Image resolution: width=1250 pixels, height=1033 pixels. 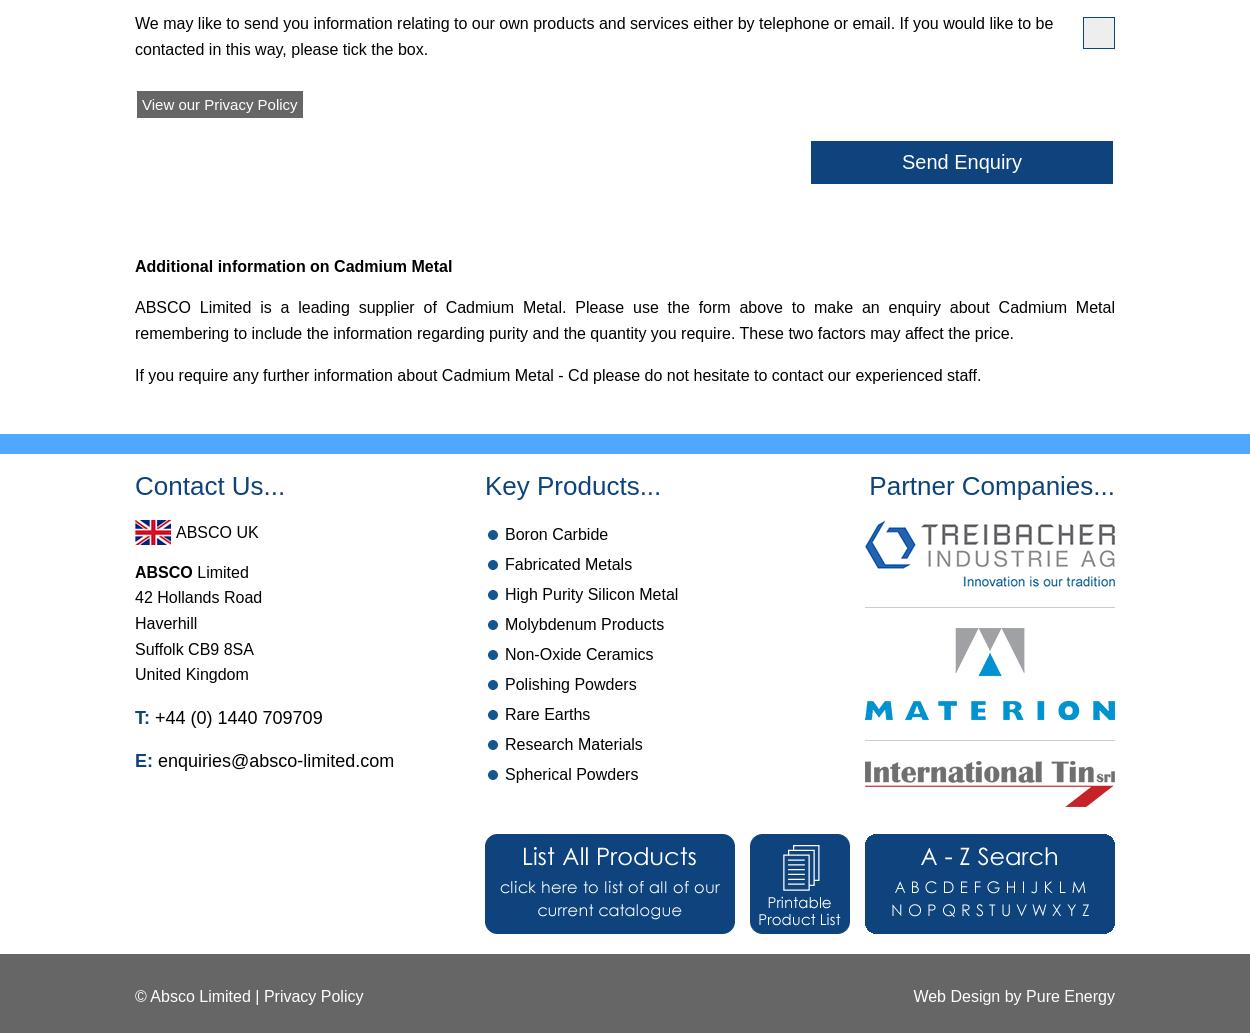 What do you see at coordinates (150, 717) in the screenshot?
I see `'+44 (0) 1440 709709'` at bounding box center [150, 717].